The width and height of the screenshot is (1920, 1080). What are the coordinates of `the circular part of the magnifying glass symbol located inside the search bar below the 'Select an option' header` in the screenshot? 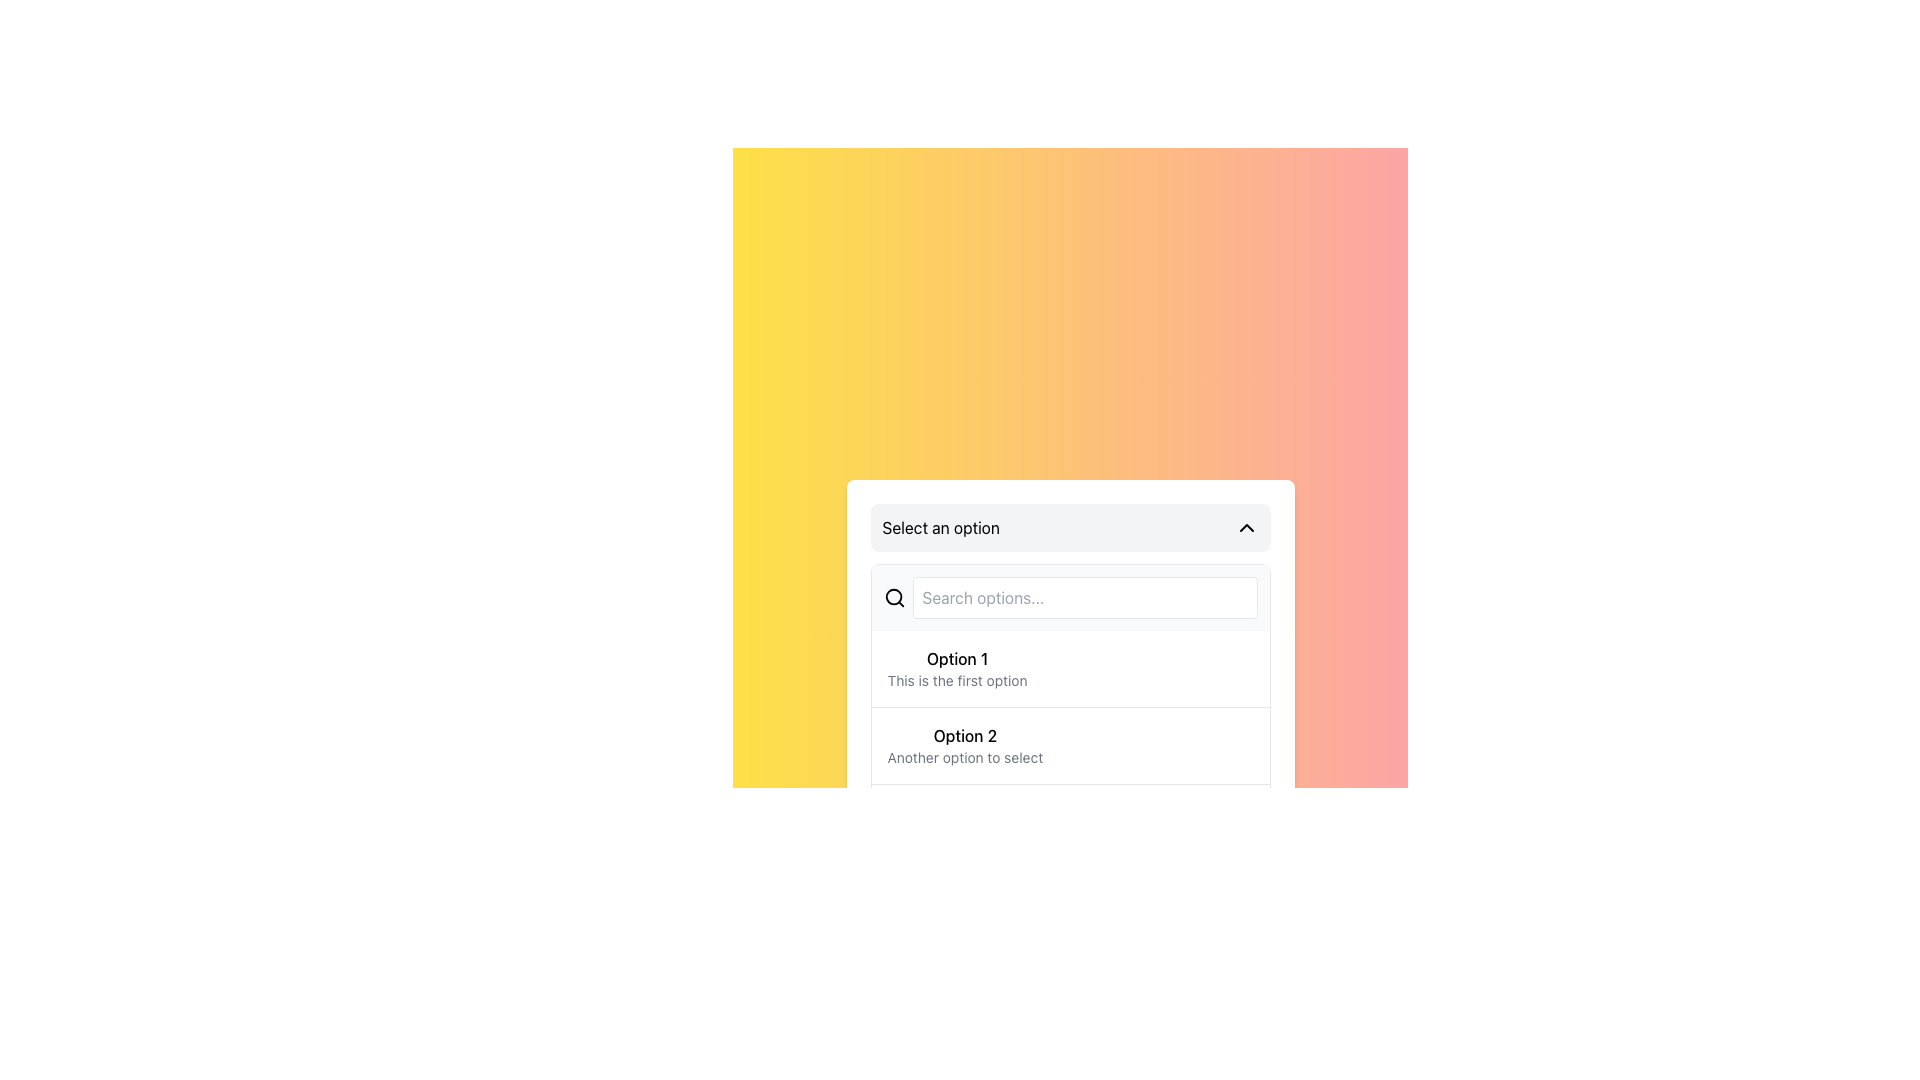 It's located at (892, 596).